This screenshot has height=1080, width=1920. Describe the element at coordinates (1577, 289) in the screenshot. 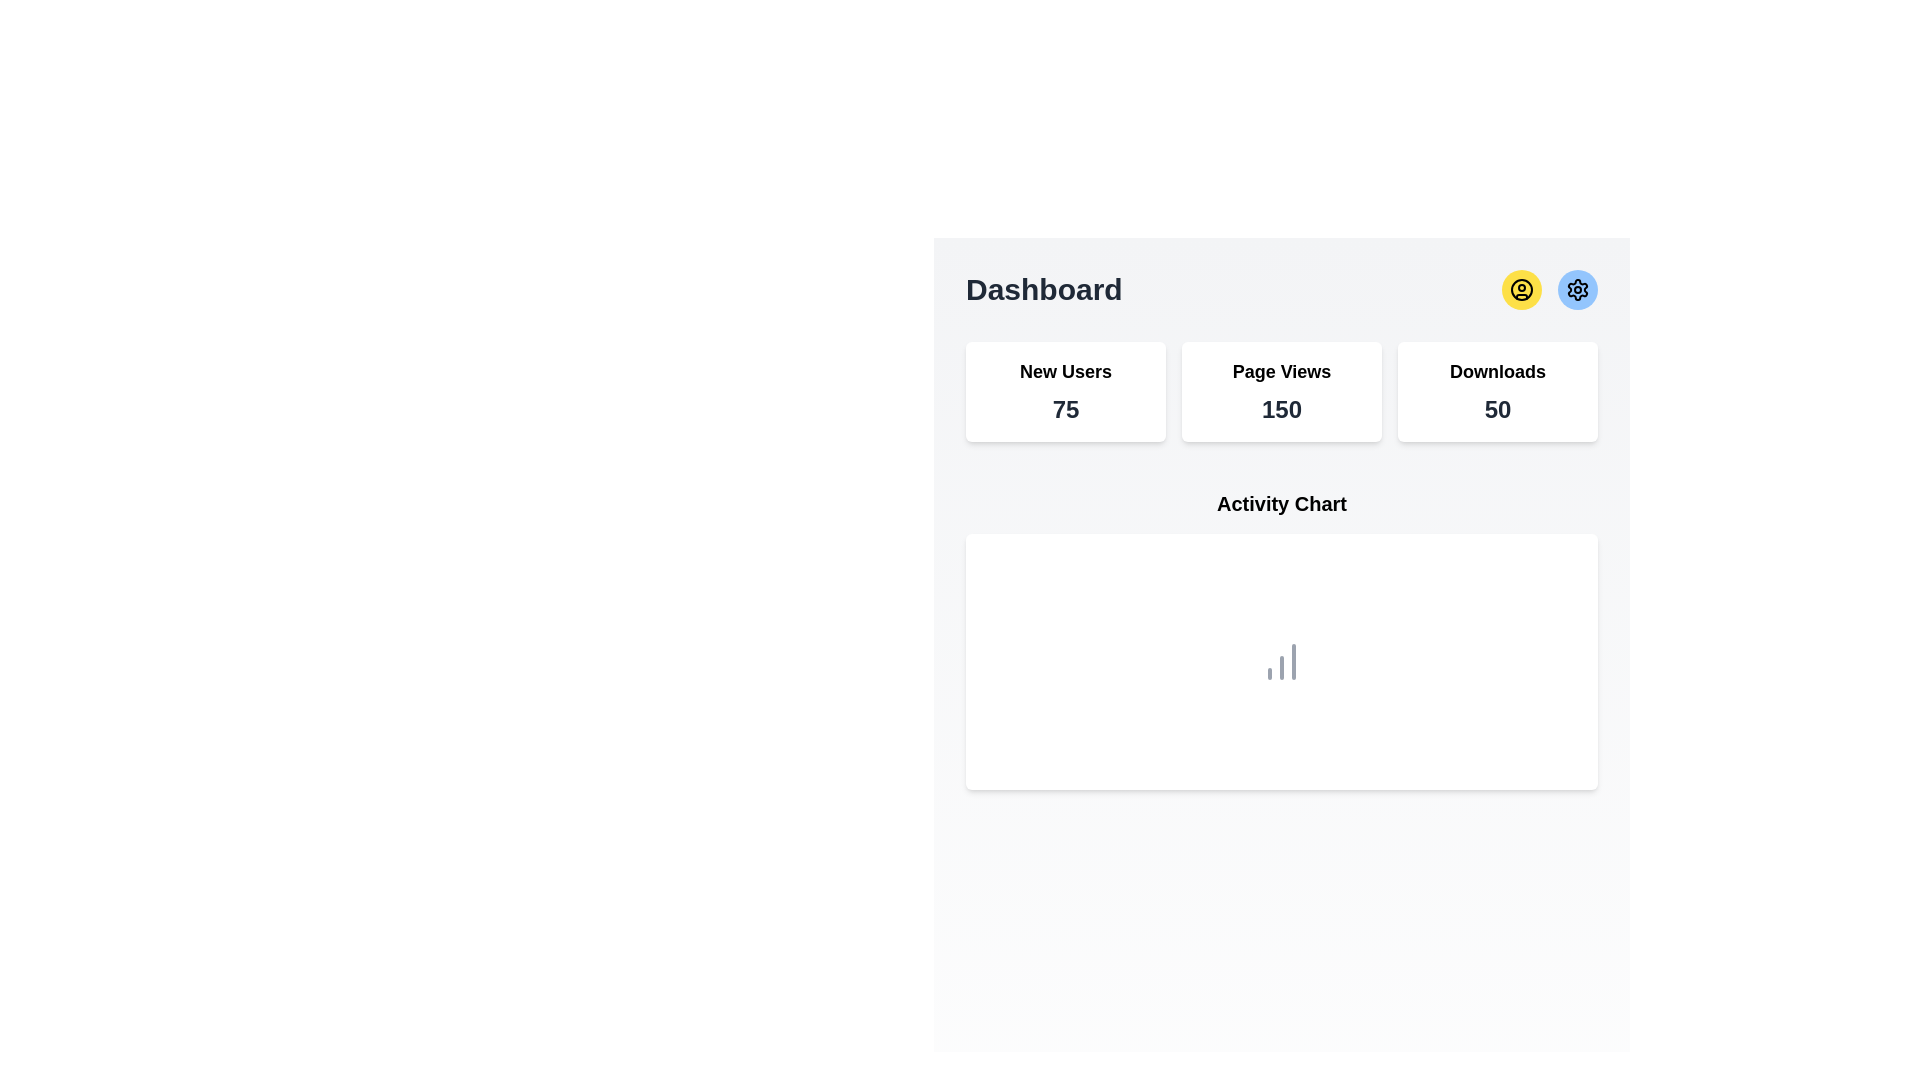

I see `the circular settings button located in the top-right corner of the interface to change its appearance` at that location.